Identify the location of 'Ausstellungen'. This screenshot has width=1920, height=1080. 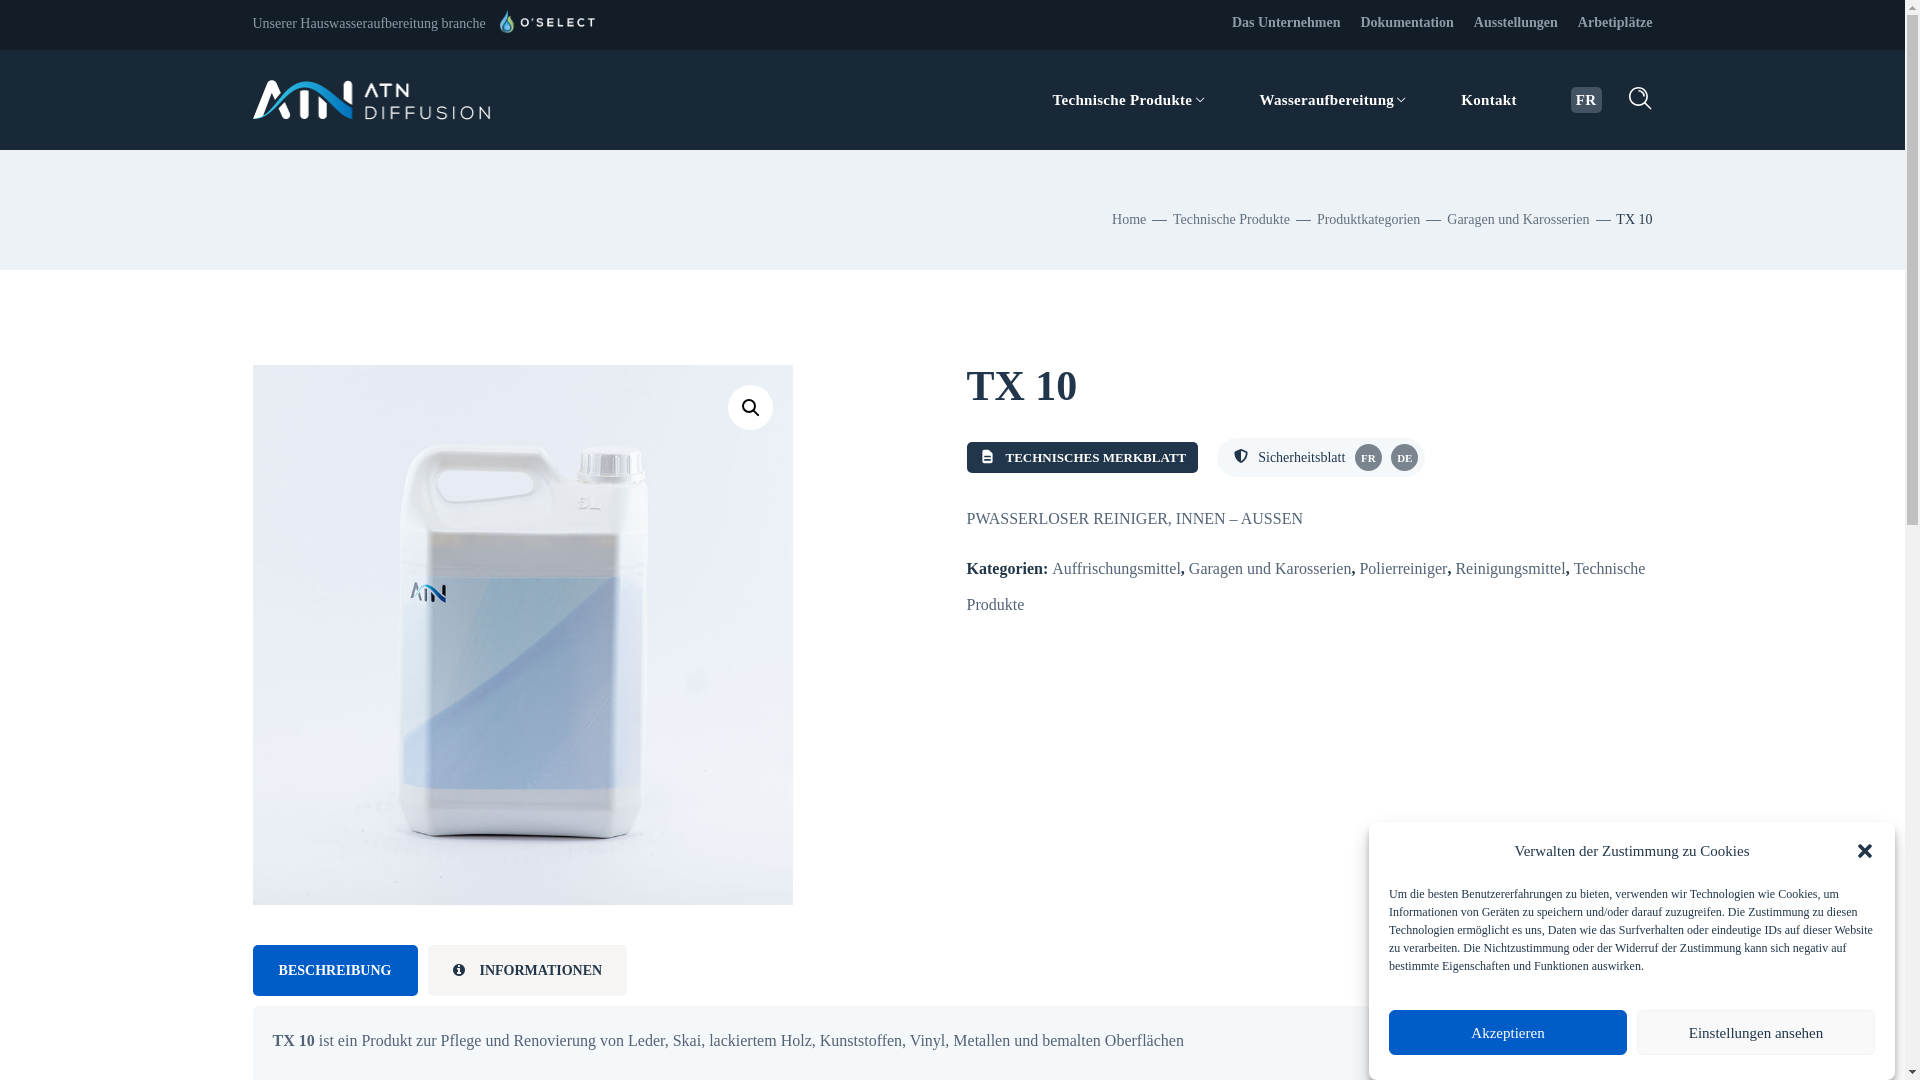
(1516, 22).